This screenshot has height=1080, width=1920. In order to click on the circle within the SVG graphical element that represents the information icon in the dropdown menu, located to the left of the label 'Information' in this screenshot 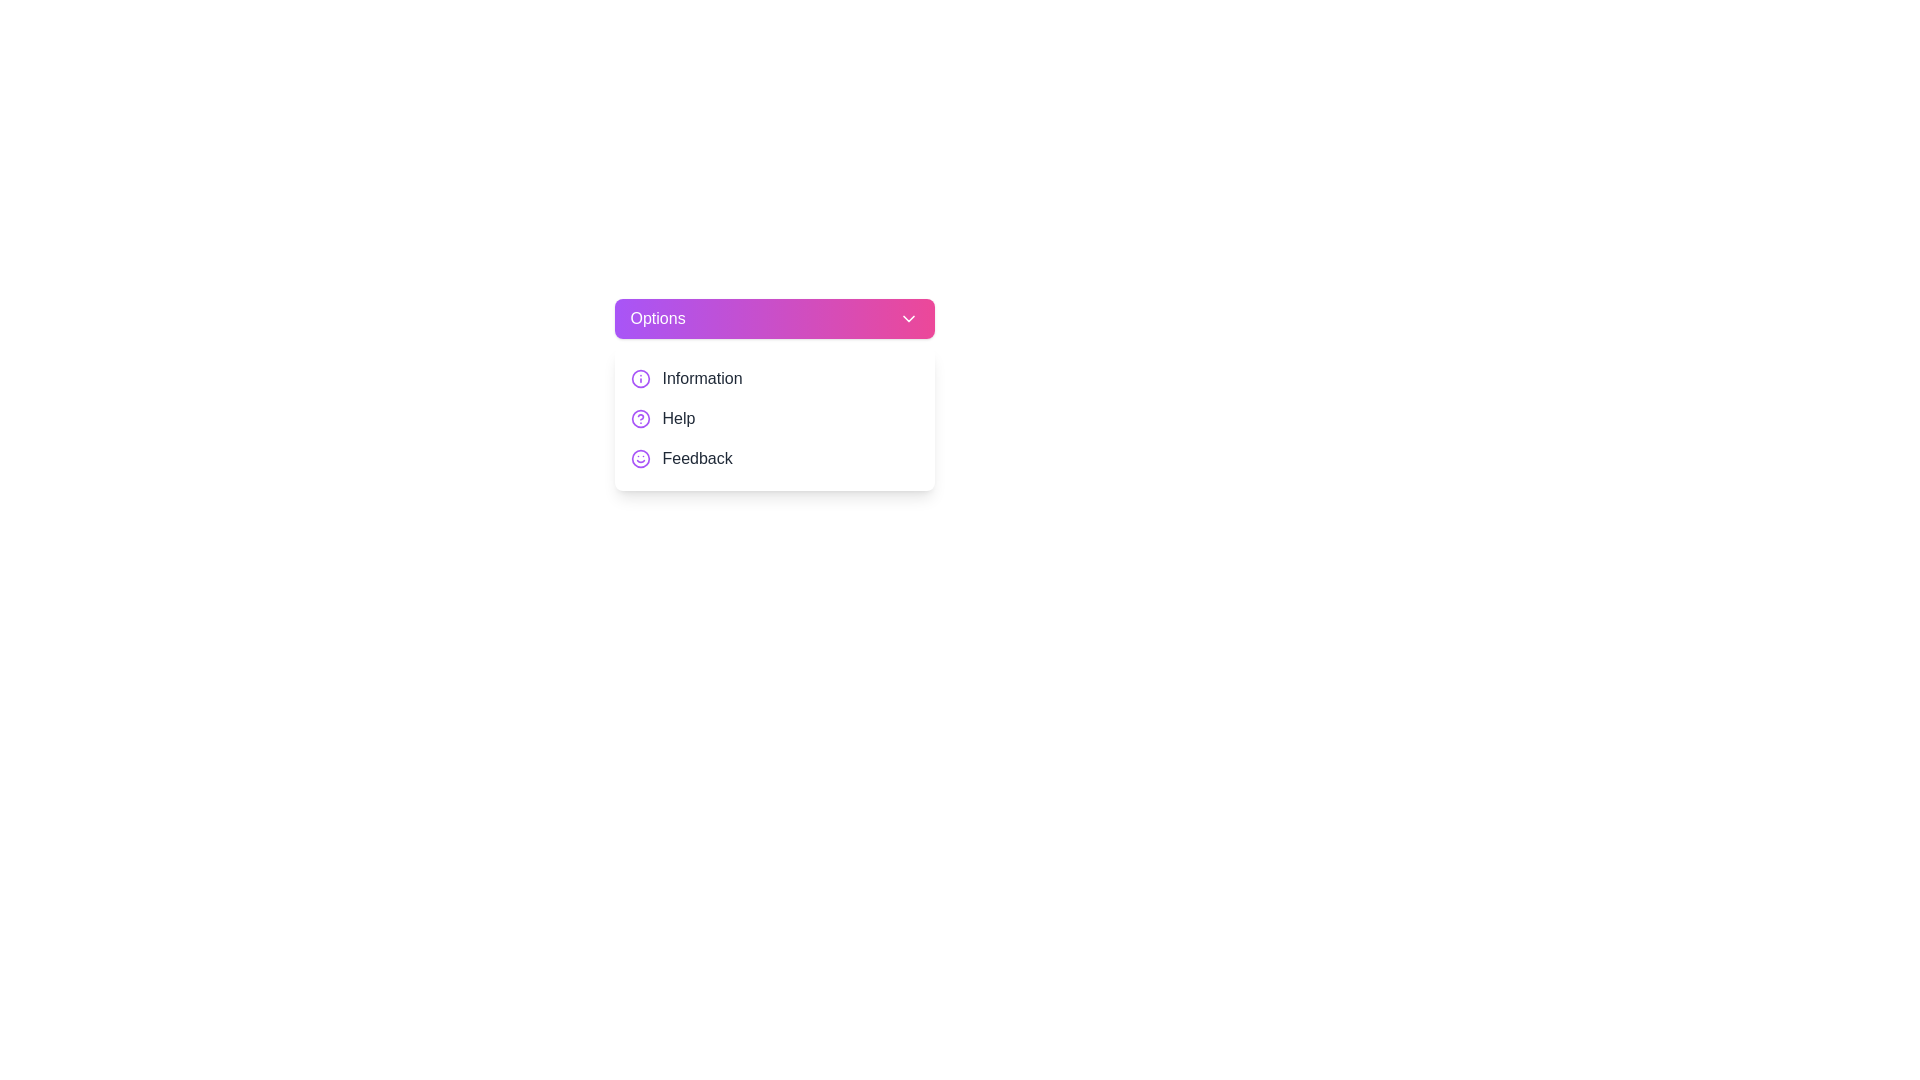, I will do `click(640, 418)`.